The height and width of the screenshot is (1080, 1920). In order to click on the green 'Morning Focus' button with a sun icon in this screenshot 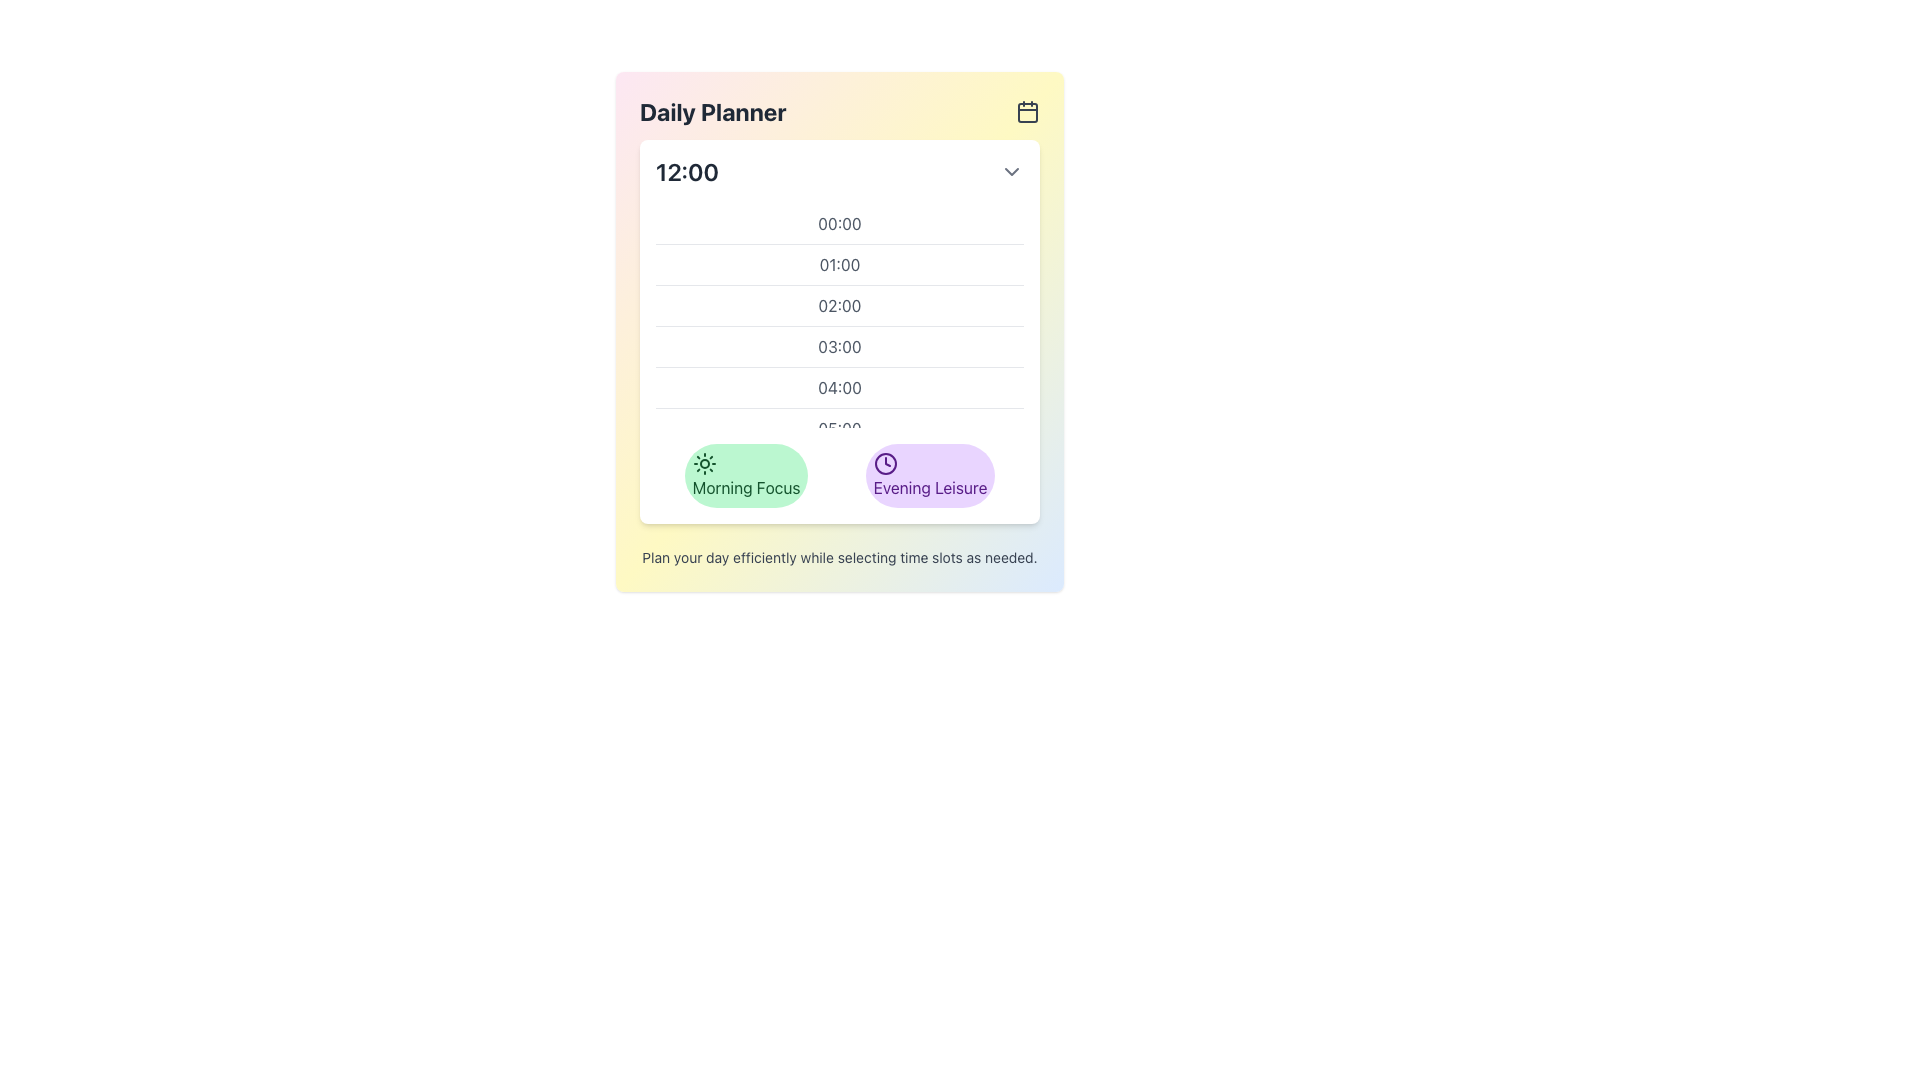, I will do `click(745, 475)`.